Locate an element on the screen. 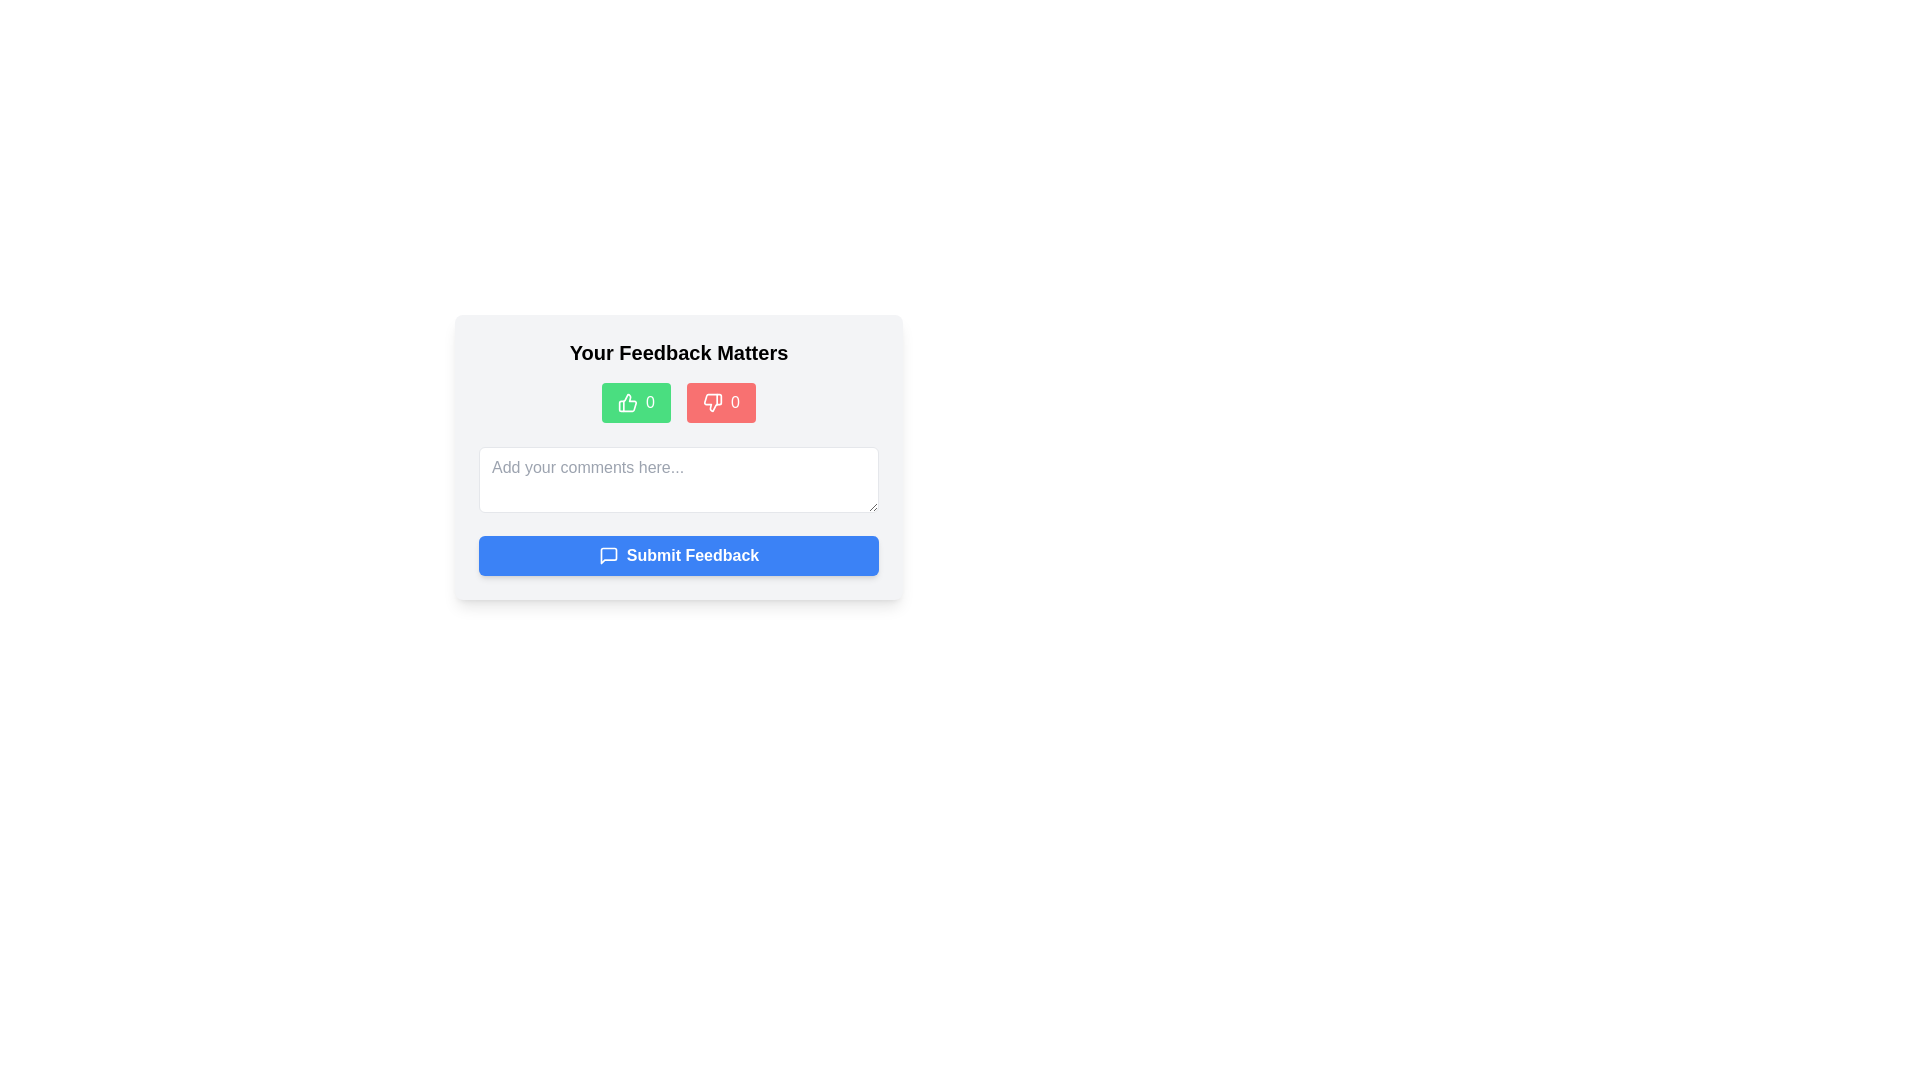 Image resolution: width=1920 pixels, height=1080 pixels. text value of the small text component displaying the number '0', which is located inside a red button grouping on the right of a thumbs-down icon, at the bottom of the central interface section is located at coordinates (734, 402).